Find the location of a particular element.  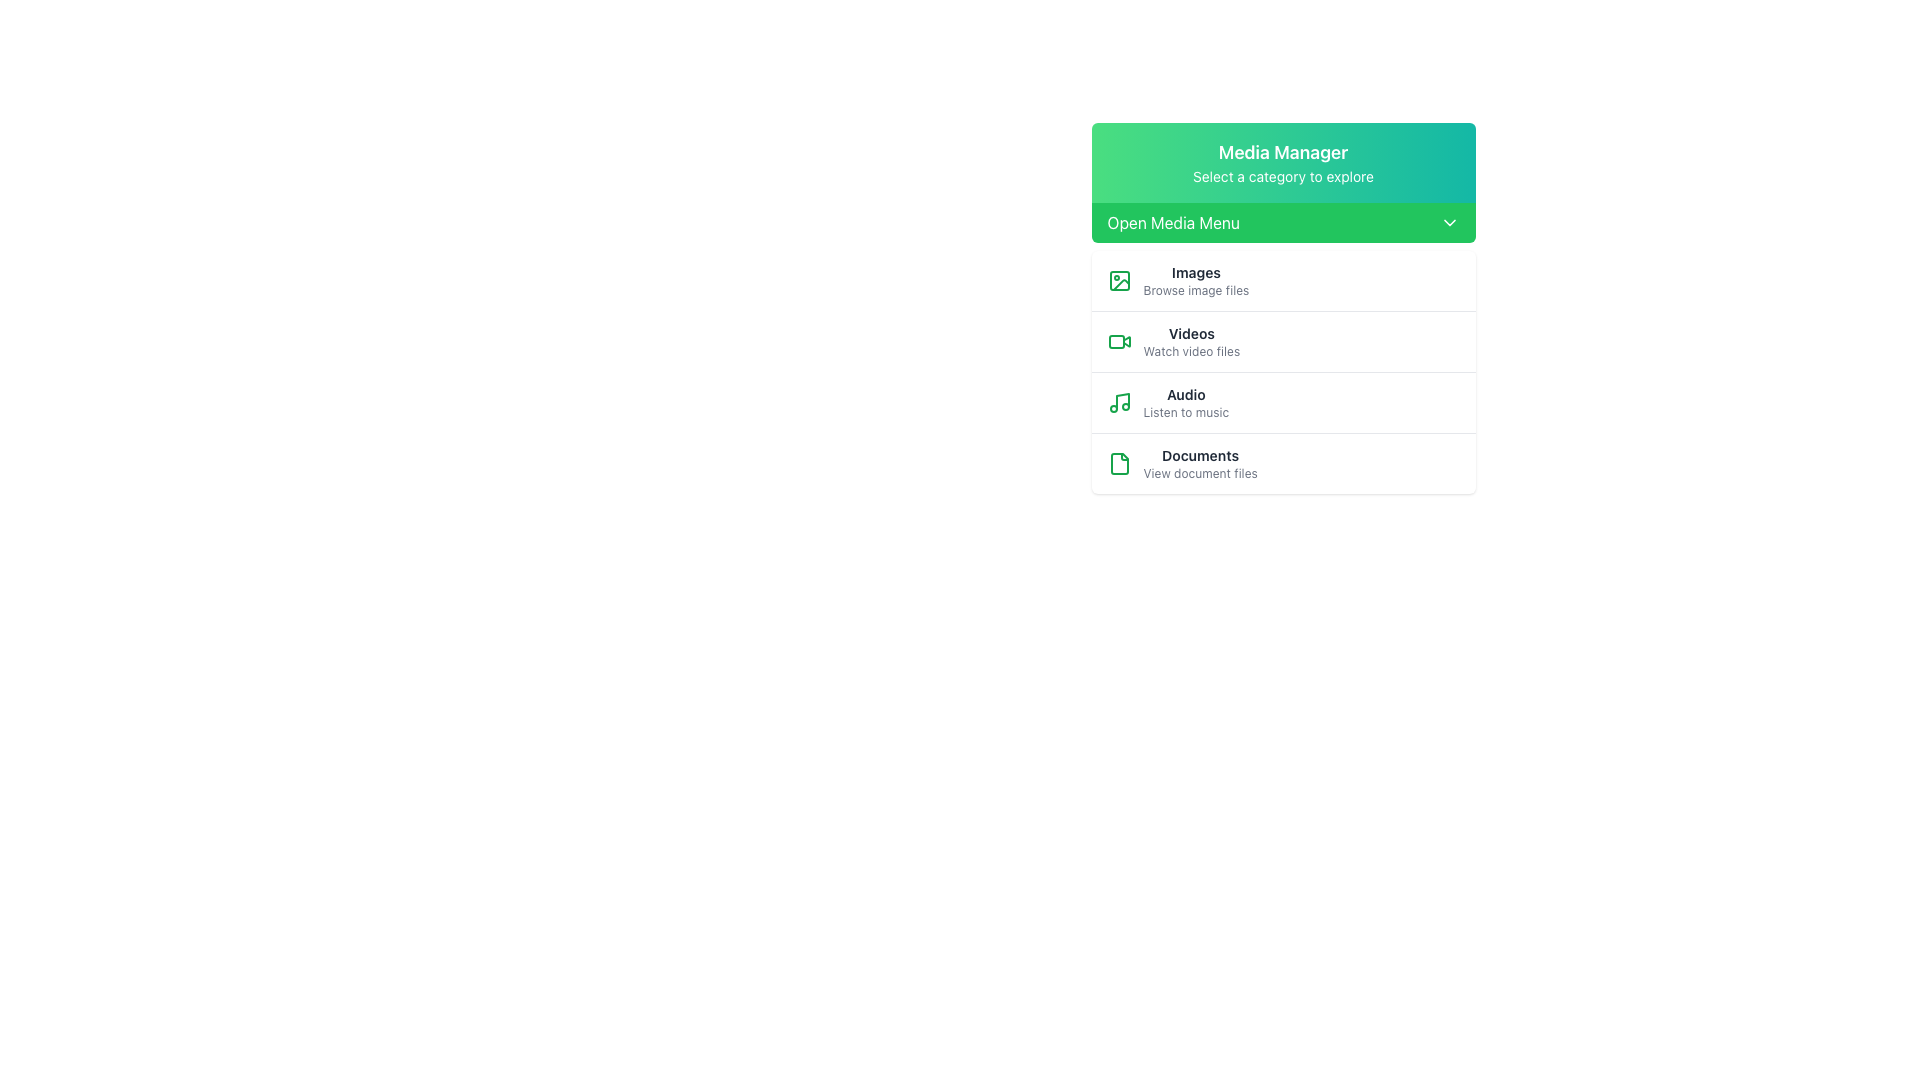

the static informational header section that introduces the media management interface, located above the 'Open Media Menu' green button is located at coordinates (1283, 161).